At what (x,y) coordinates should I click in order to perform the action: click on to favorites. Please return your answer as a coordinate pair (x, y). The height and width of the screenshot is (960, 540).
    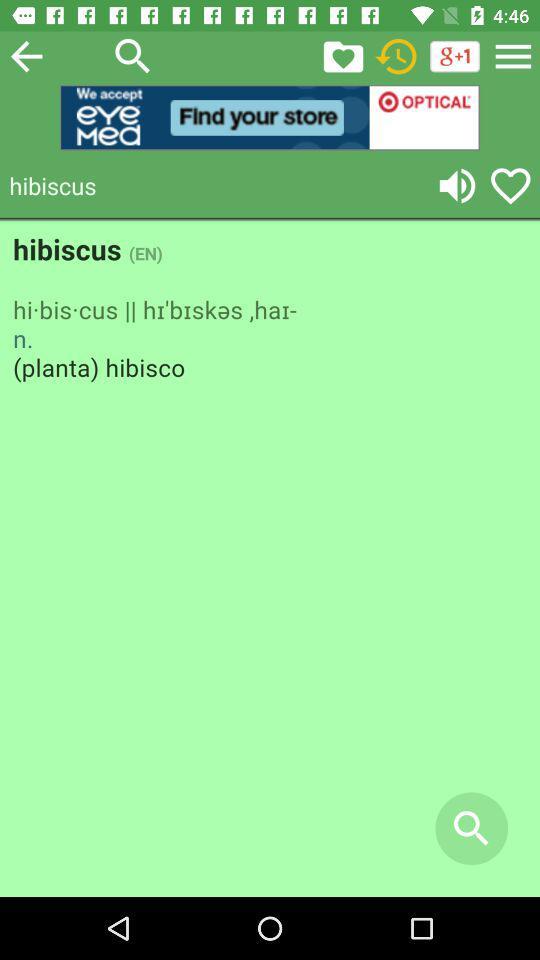
    Looking at the image, I should click on (510, 185).